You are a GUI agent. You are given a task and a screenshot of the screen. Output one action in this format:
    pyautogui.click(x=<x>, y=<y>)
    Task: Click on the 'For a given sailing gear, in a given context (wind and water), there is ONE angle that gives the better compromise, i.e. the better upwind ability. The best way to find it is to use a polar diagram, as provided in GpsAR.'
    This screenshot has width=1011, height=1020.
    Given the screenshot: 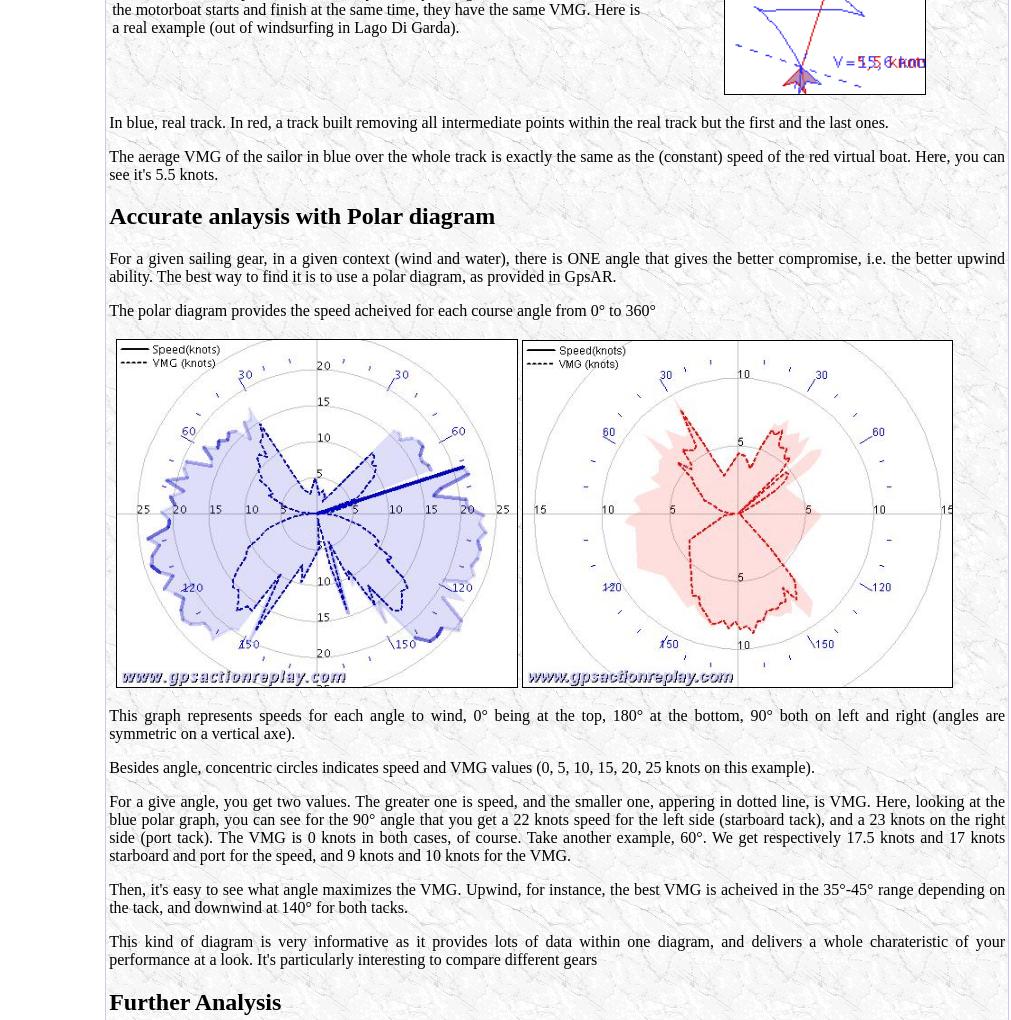 What is the action you would take?
    pyautogui.click(x=556, y=266)
    